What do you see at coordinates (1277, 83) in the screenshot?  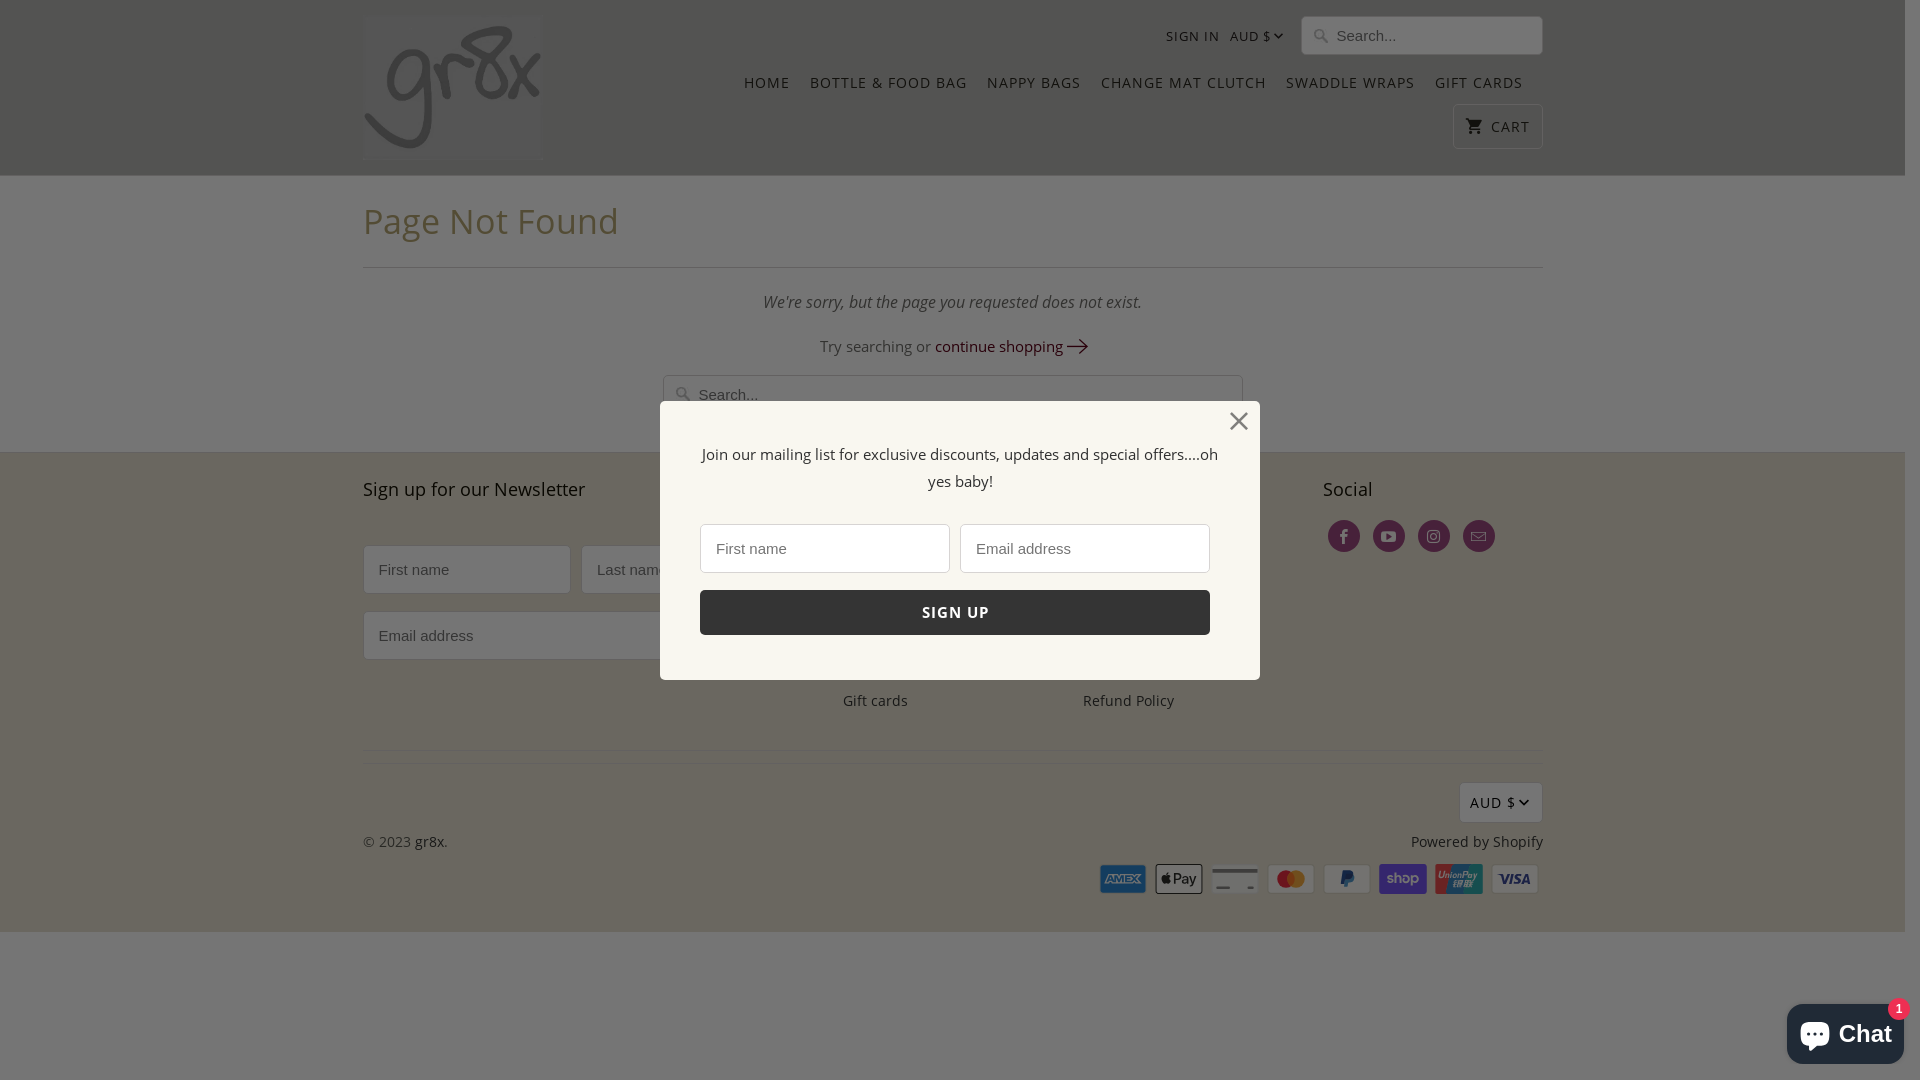 I see `'AED'` at bounding box center [1277, 83].